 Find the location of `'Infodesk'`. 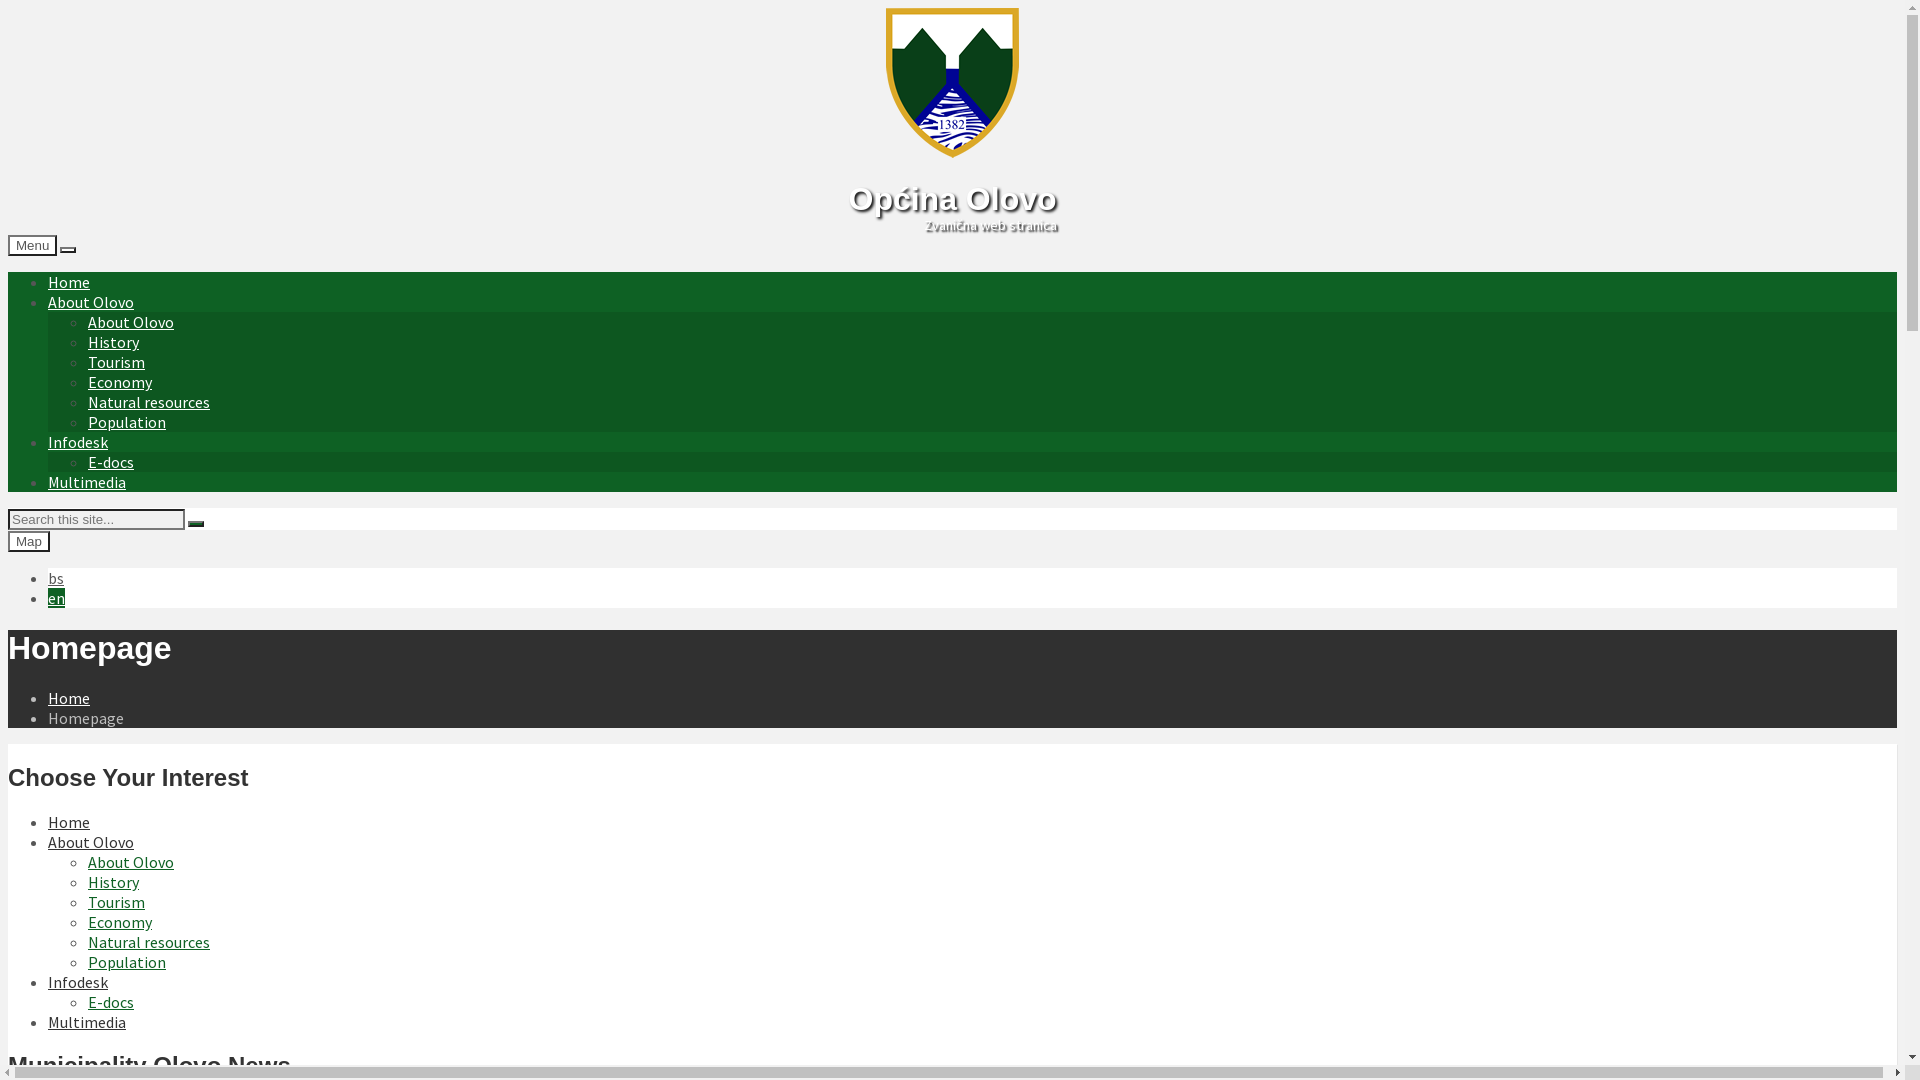

'Infodesk' is located at coordinates (77, 441).